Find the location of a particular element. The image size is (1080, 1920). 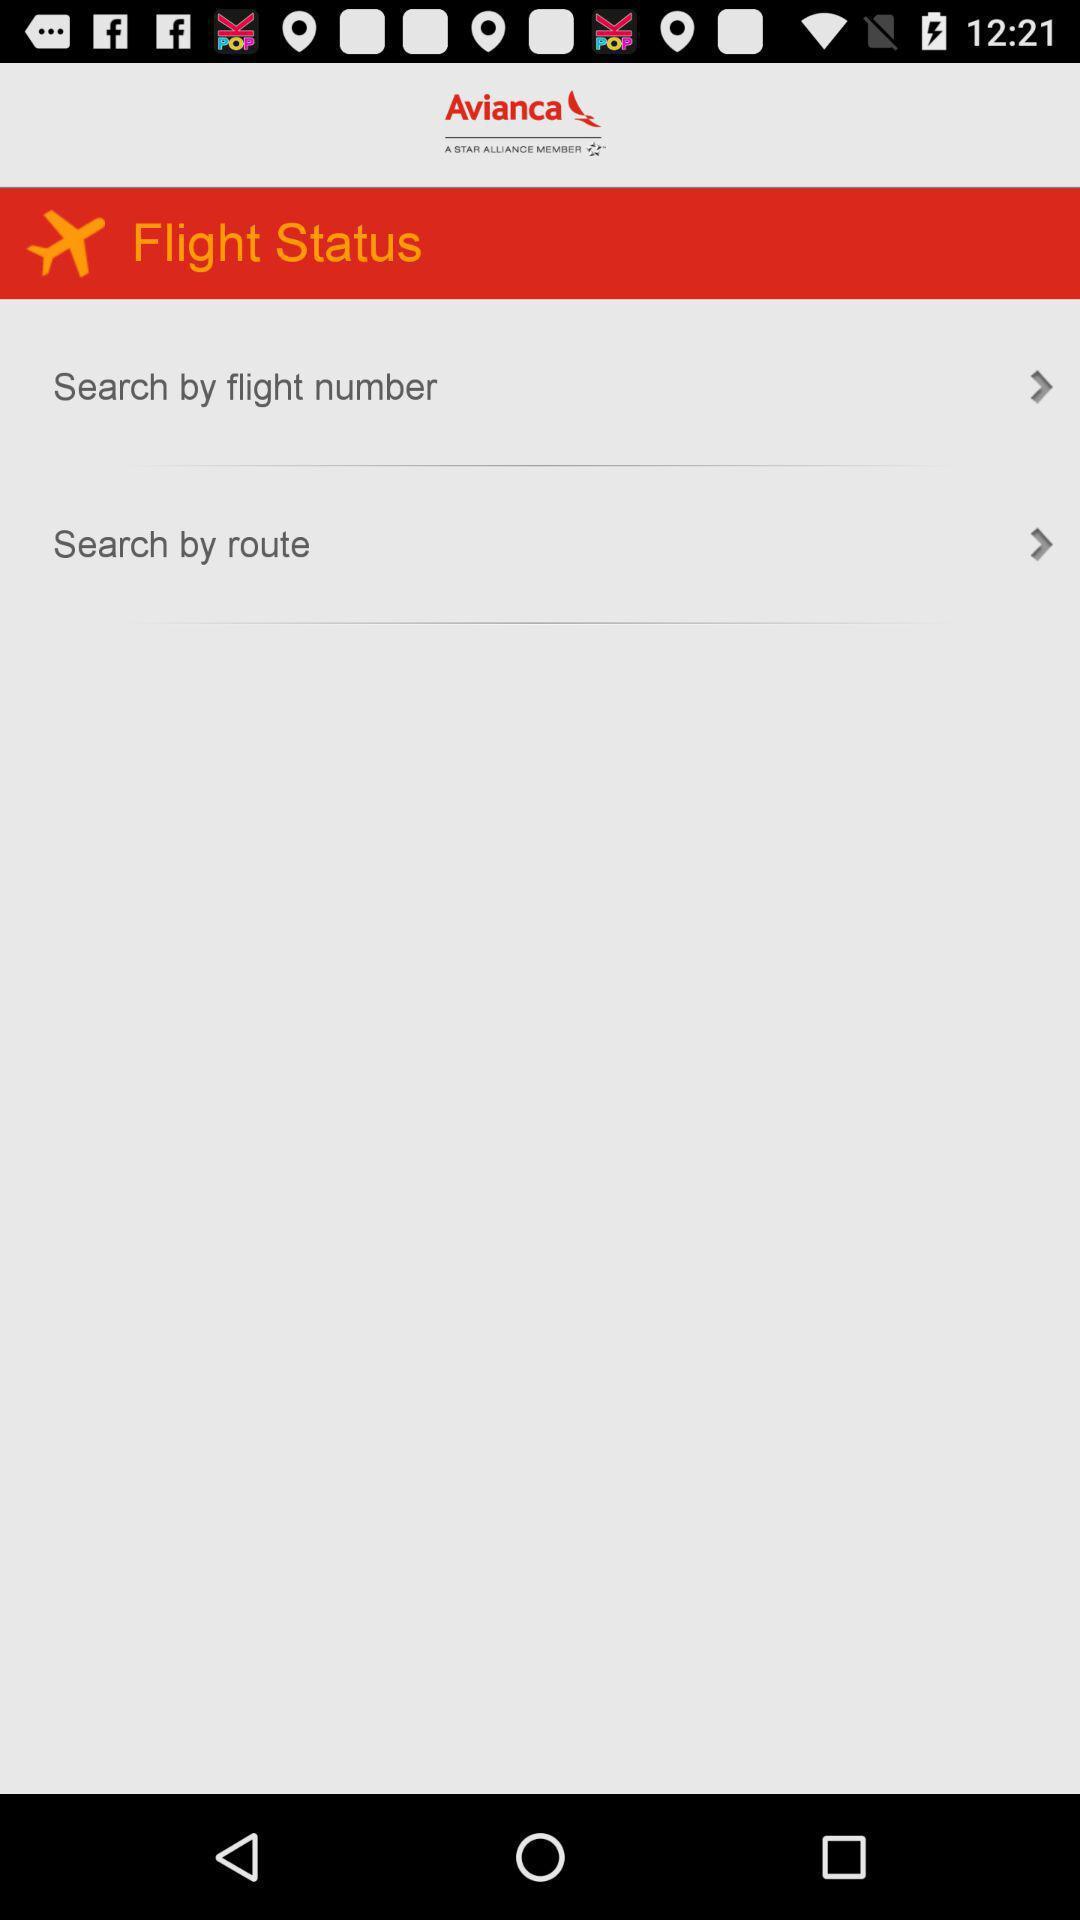

the logo below notificationstatus bar is located at coordinates (524, 122).